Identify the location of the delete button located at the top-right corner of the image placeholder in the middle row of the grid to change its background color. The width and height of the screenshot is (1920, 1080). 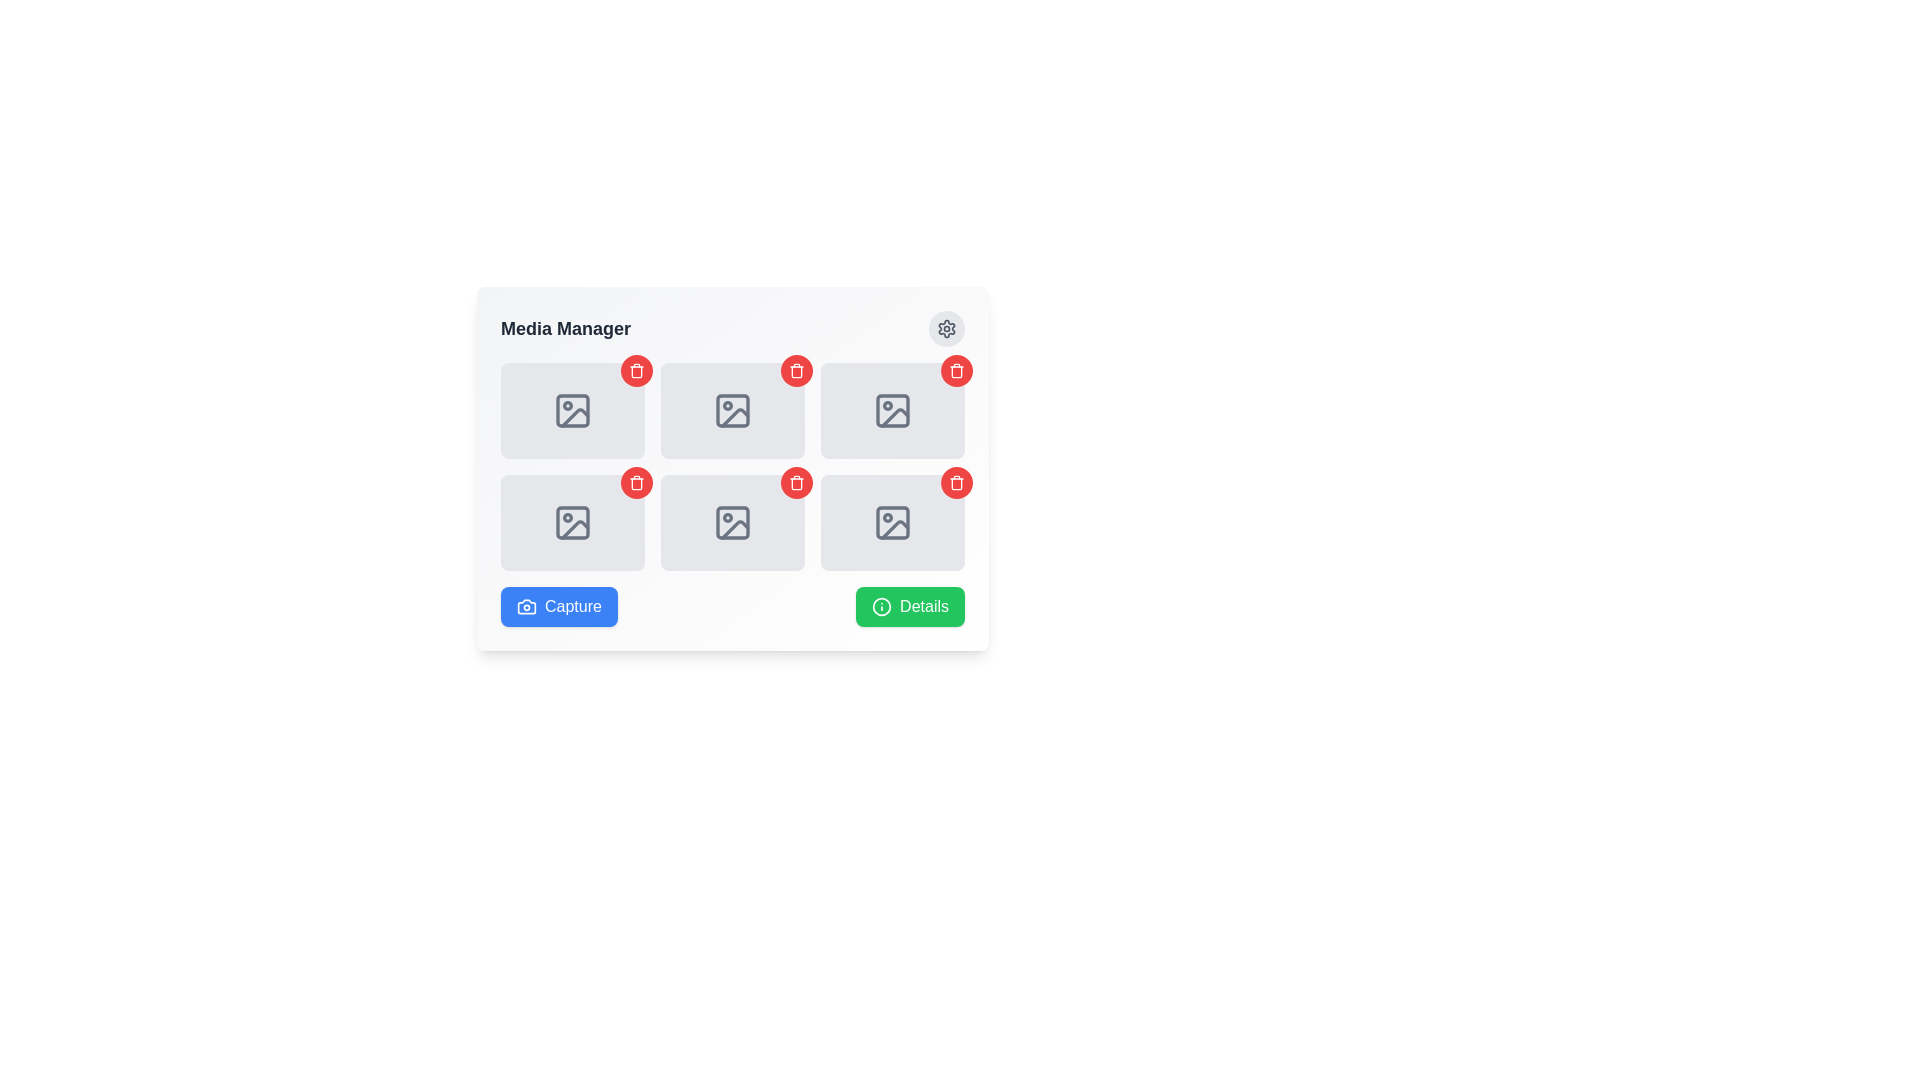
(795, 482).